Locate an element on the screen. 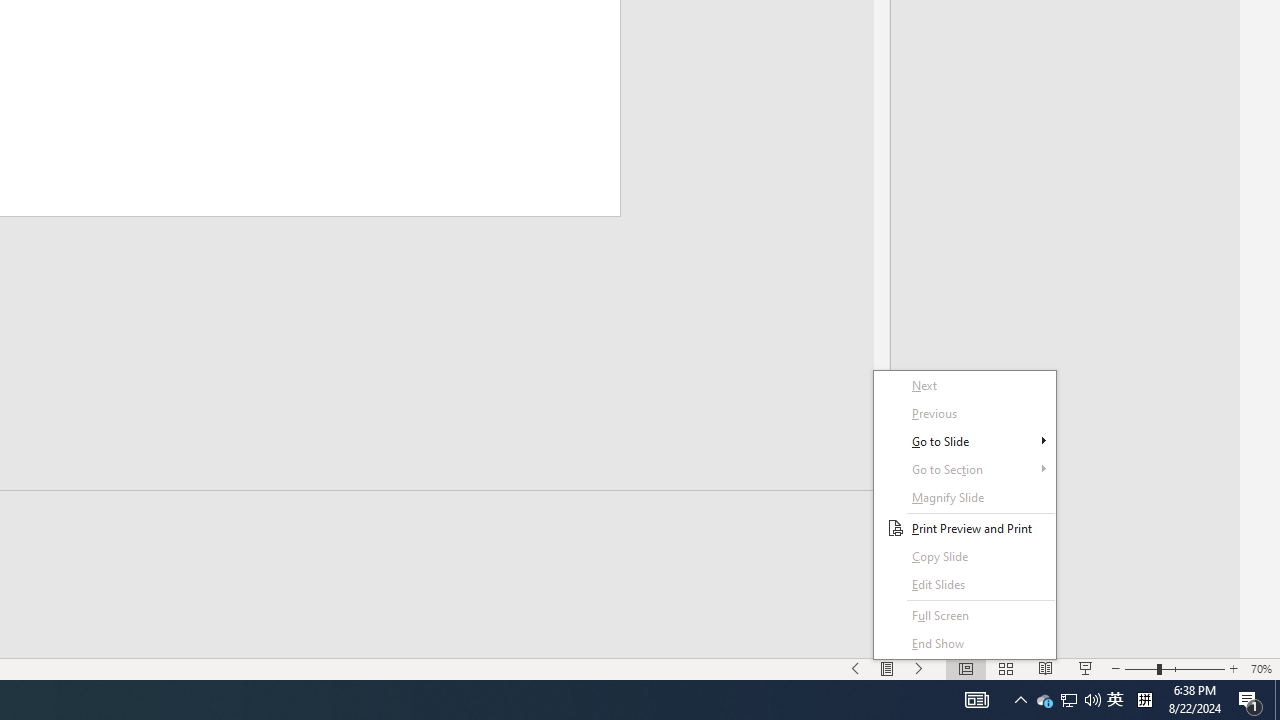 The image size is (1280, 720). 'Show desktop' is located at coordinates (1276, 698).